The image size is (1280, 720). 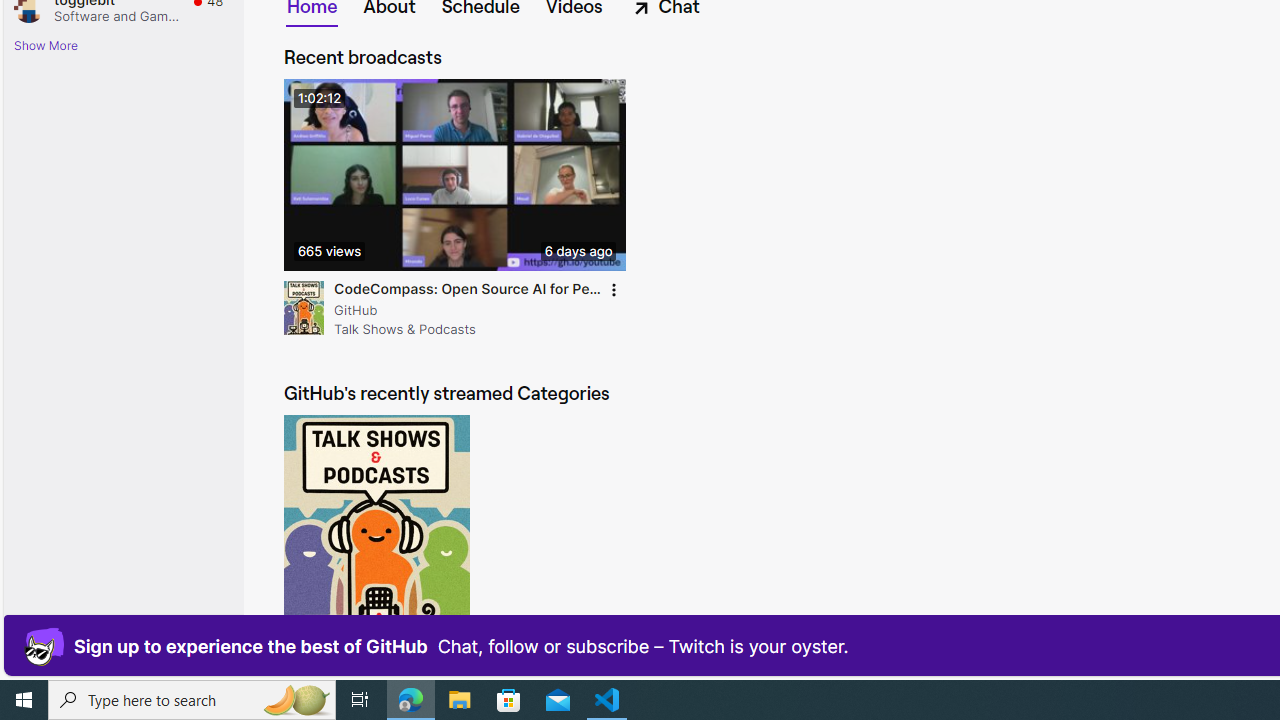 What do you see at coordinates (376, 537) in the screenshot?
I see `'Talk Shows & Podcasts cover image'` at bounding box center [376, 537].